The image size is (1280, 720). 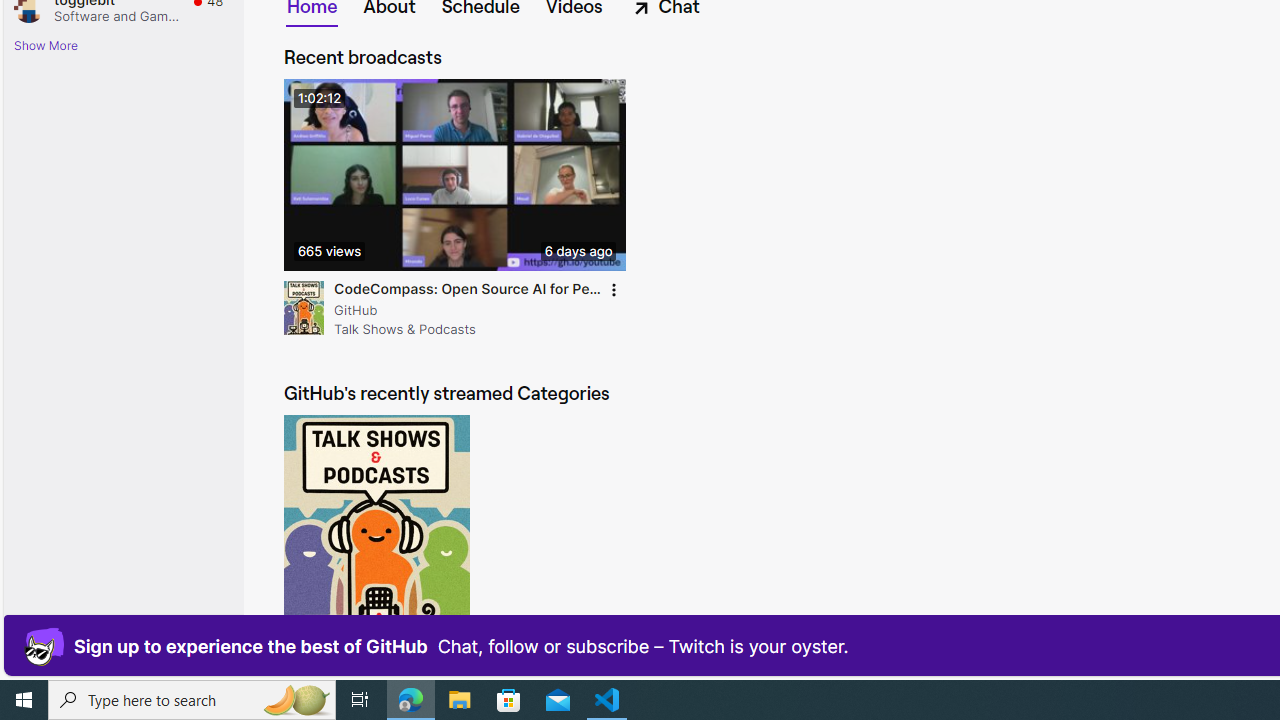 What do you see at coordinates (376, 537) in the screenshot?
I see `'Talk Shows & Podcasts cover image'` at bounding box center [376, 537].